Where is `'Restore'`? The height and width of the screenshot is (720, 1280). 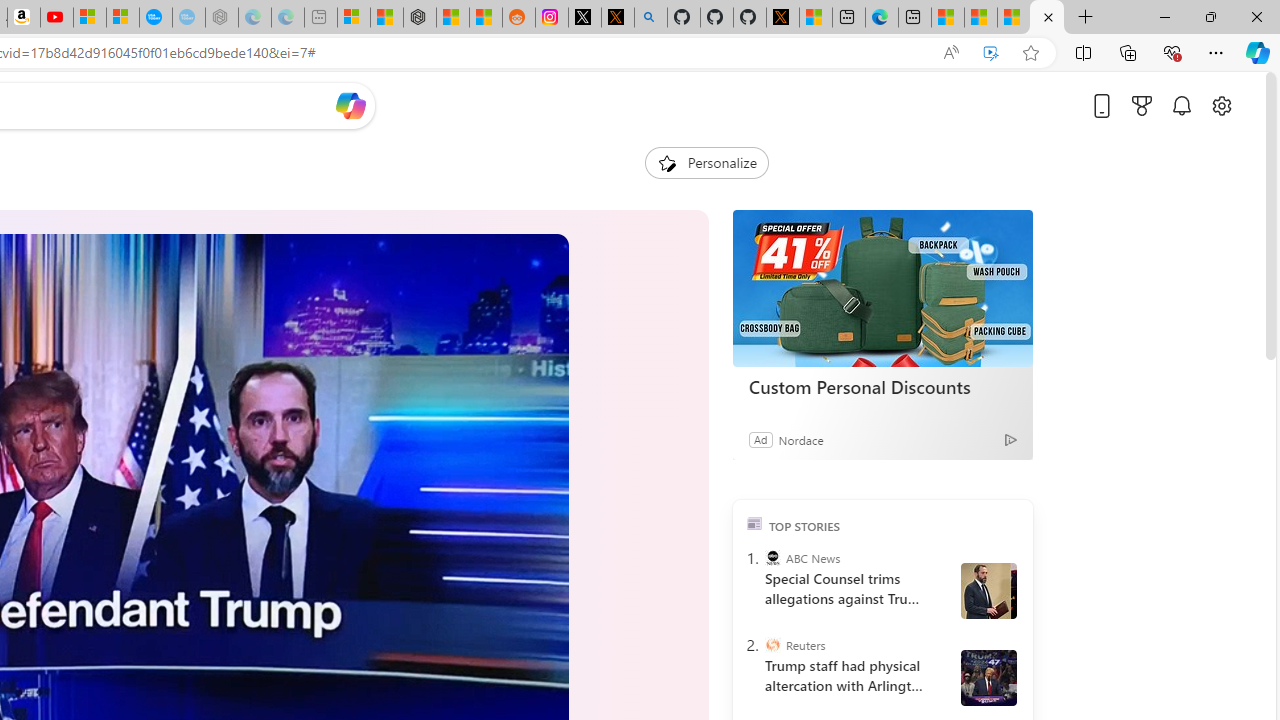
'Restore' is located at coordinates (1209, 16).